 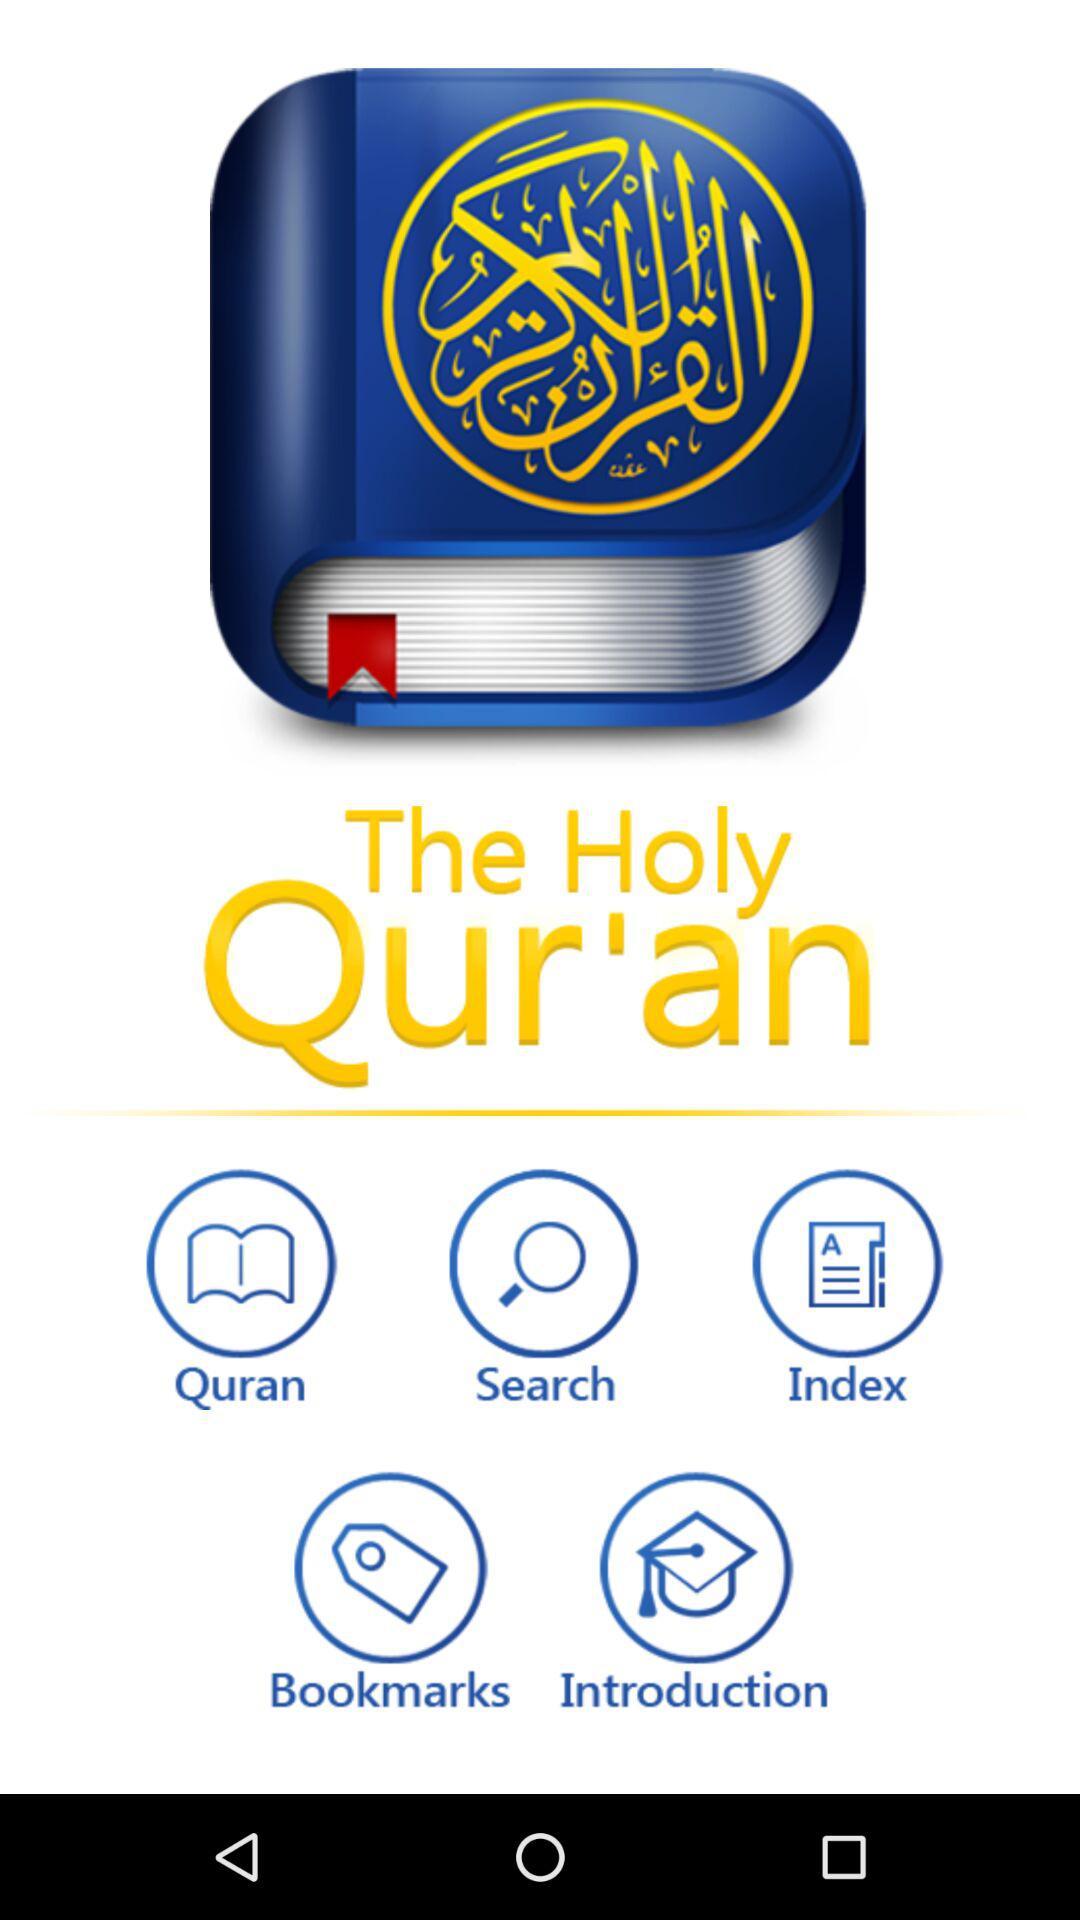 What do you see at coordinates (386, 1587) in the screenshot?
I see `edit bookmarks option` at bounding box center [386, 1587].